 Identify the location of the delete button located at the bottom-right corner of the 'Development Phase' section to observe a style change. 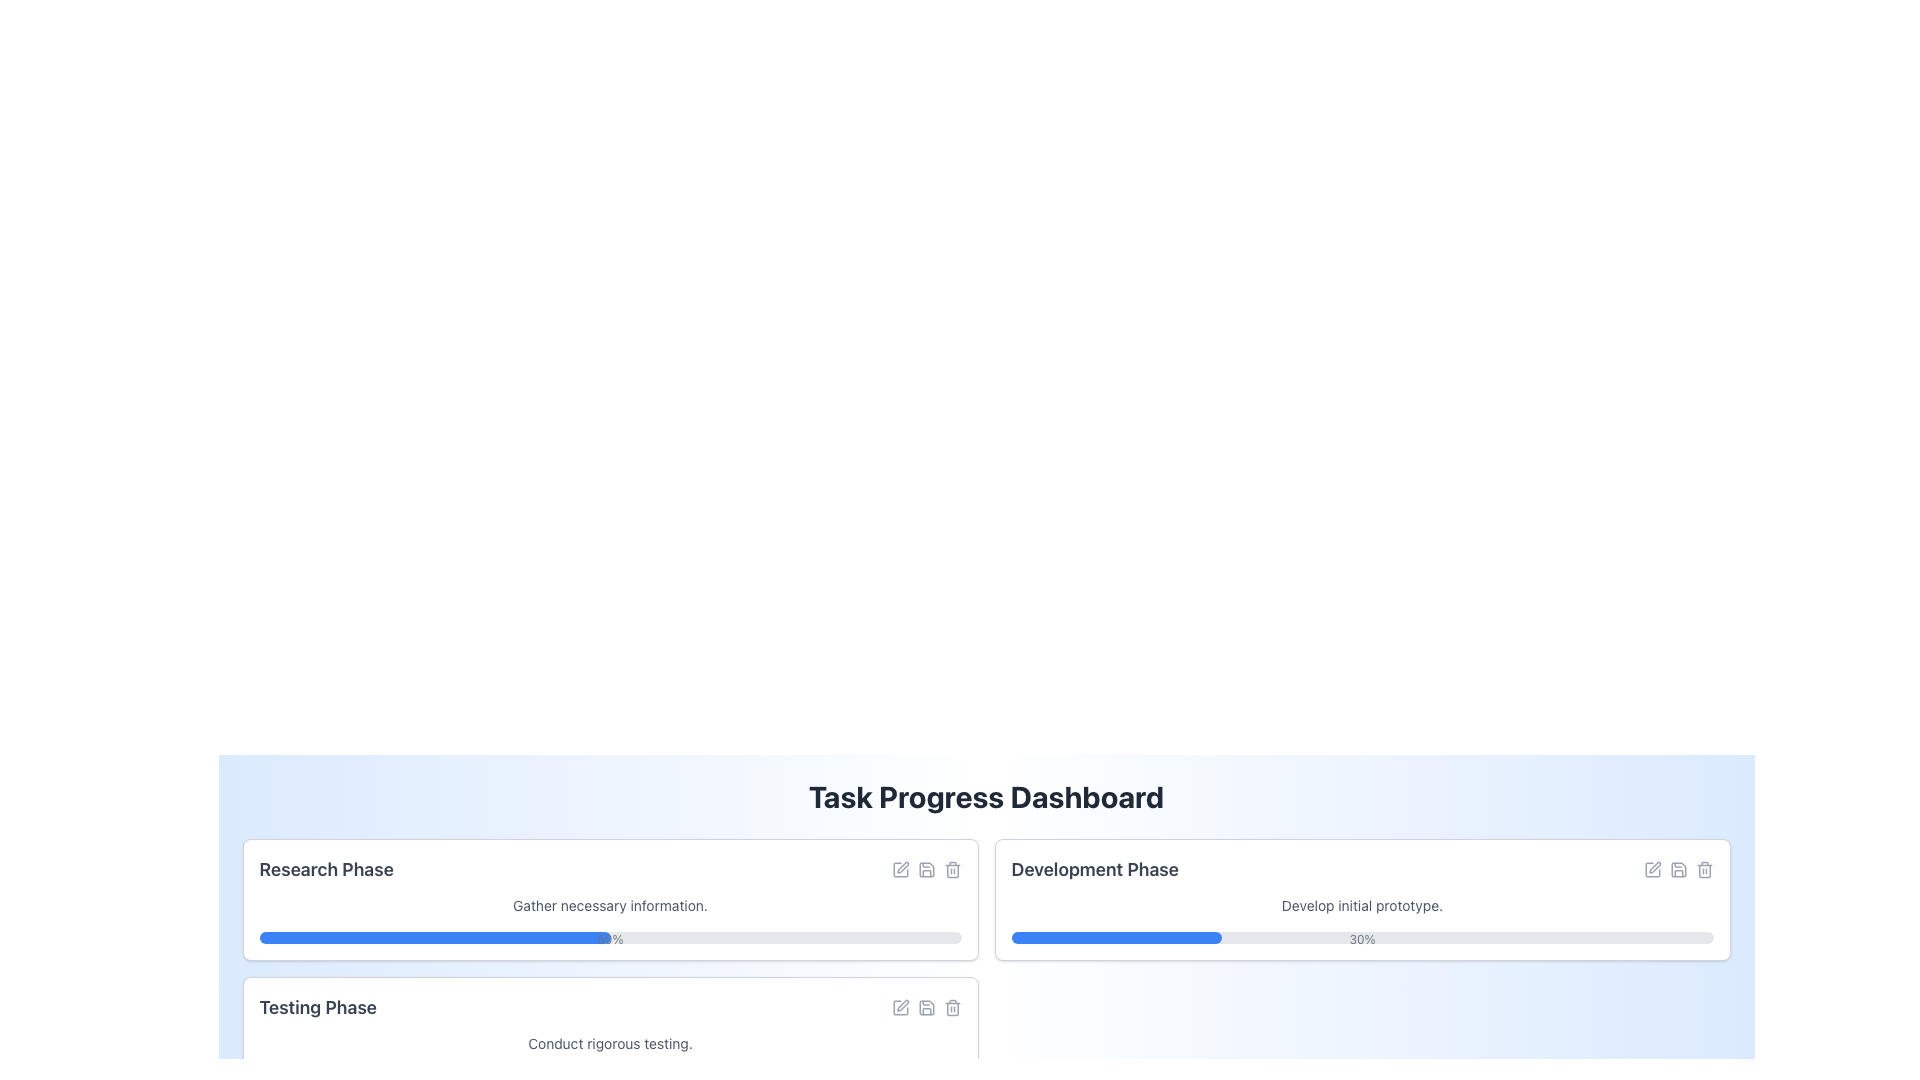
(1703, 869).